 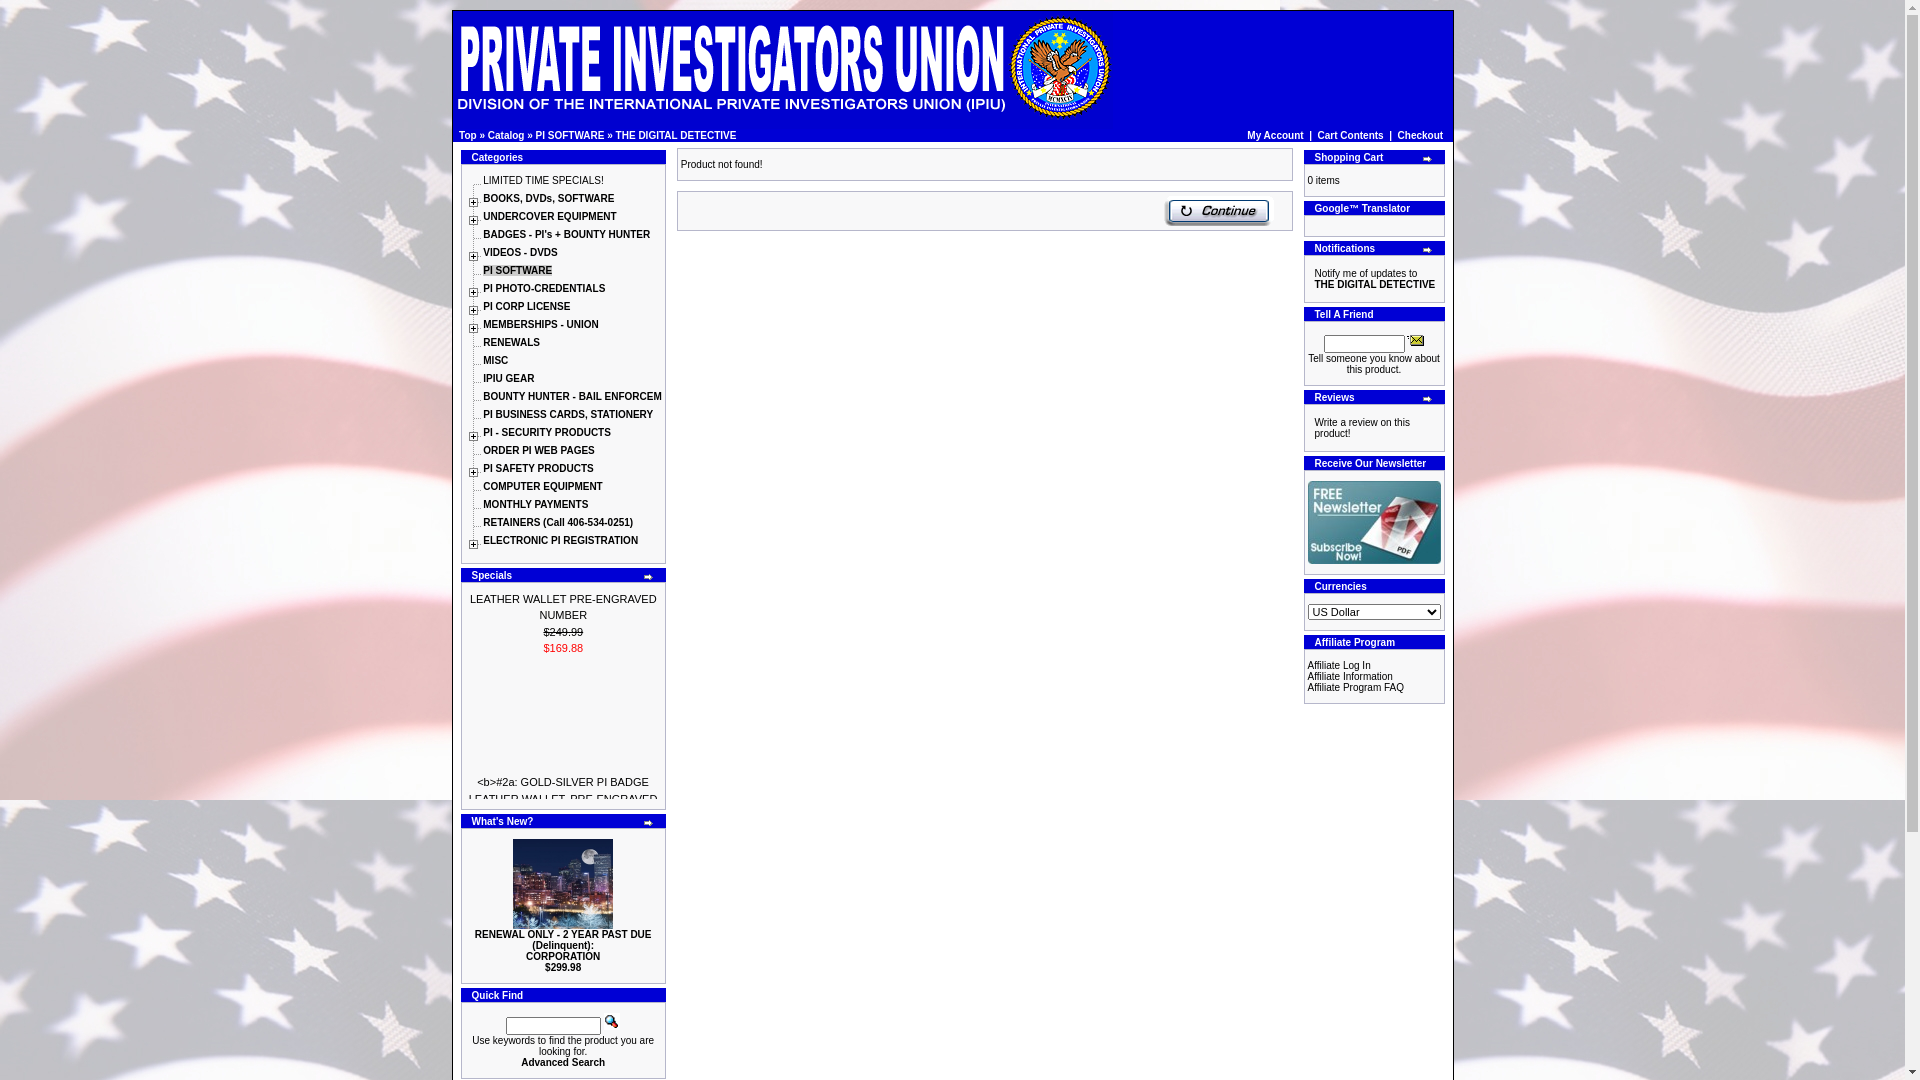 What do you see at coordinates (1405, 338) in the screenshot?
I see `' Tell A Friend '` at bounding box center [1405, 338].